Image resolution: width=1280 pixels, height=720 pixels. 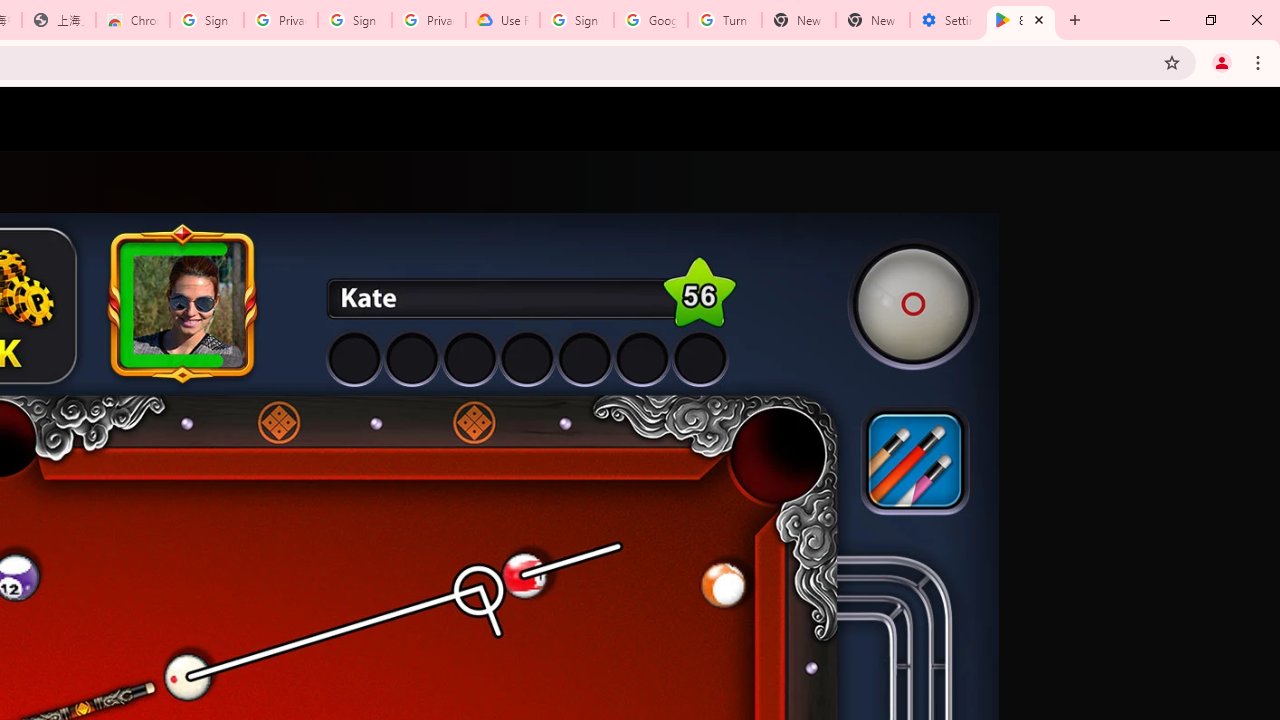 What do you see at coordinates (651, 20) in the screenshot?
I see `'Google Account Help'` at bounding box center [651, 20].